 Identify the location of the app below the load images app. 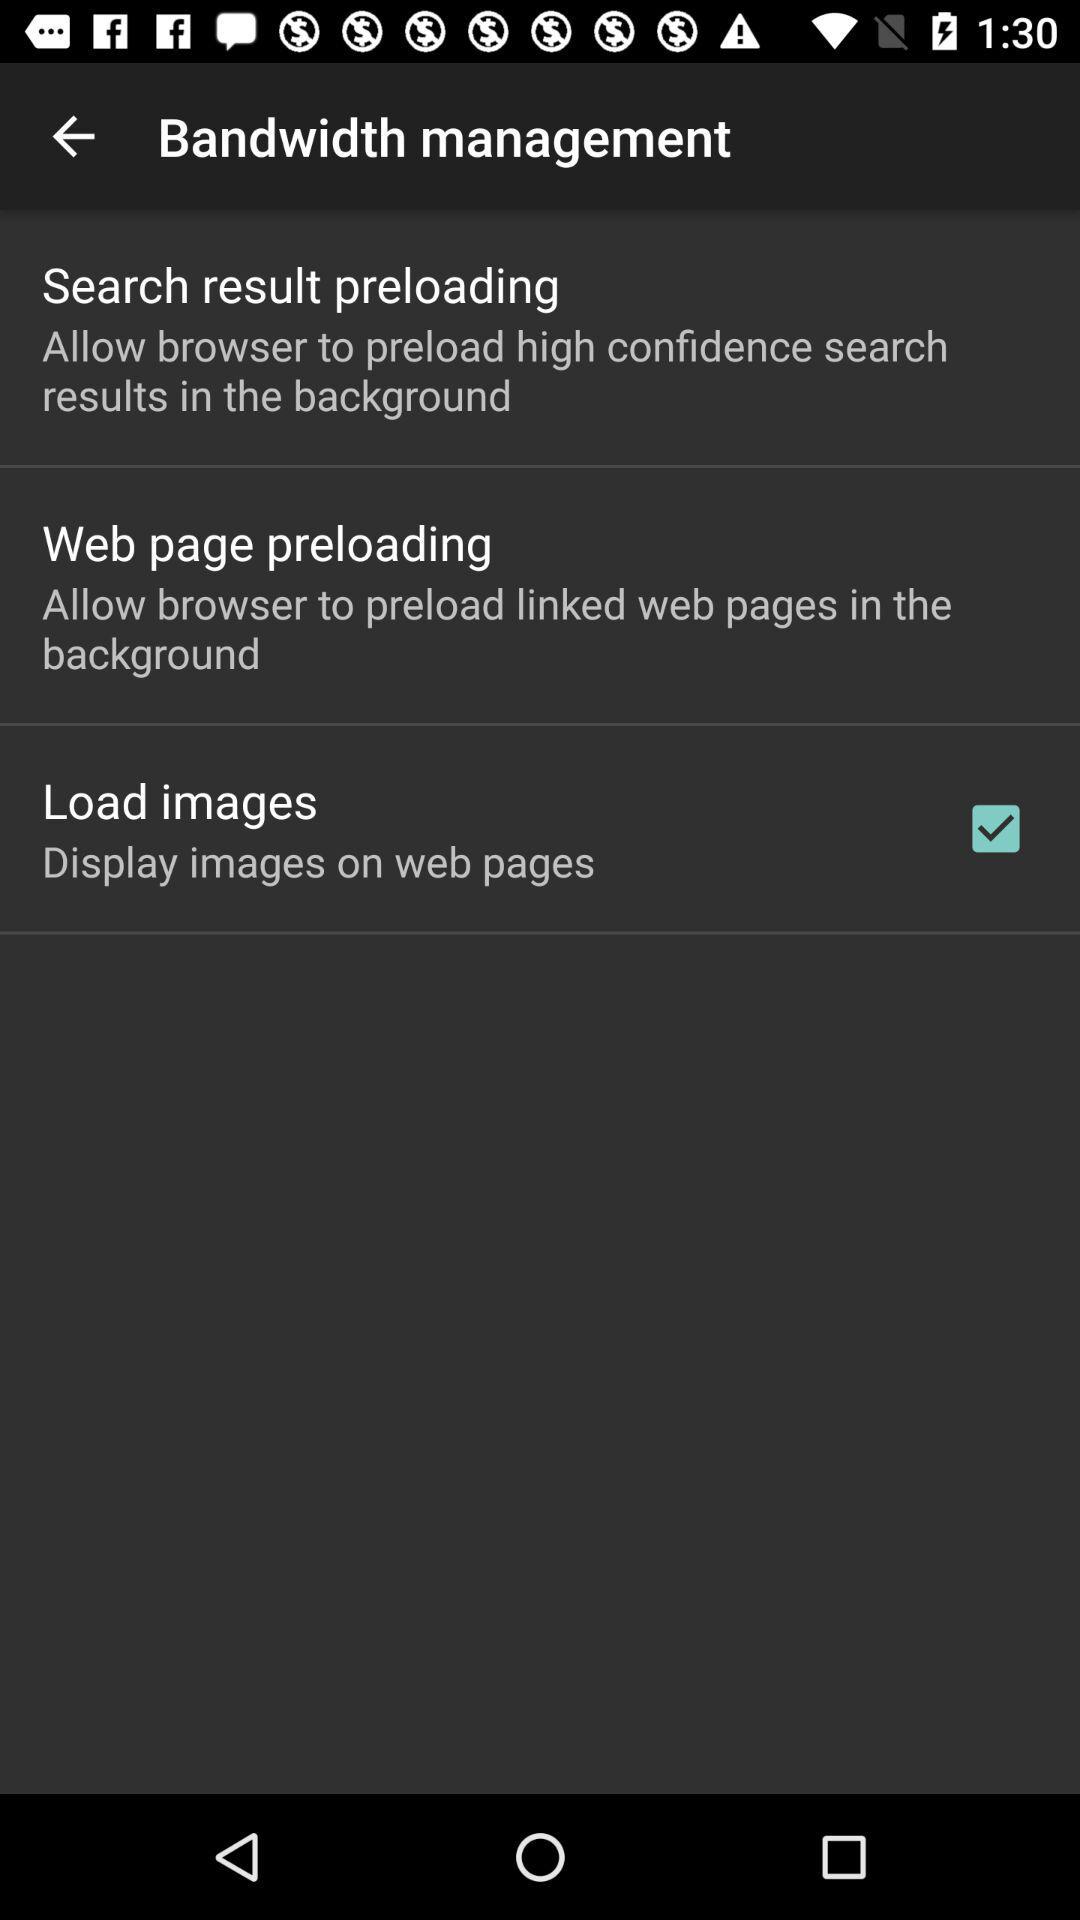
(317, 860).